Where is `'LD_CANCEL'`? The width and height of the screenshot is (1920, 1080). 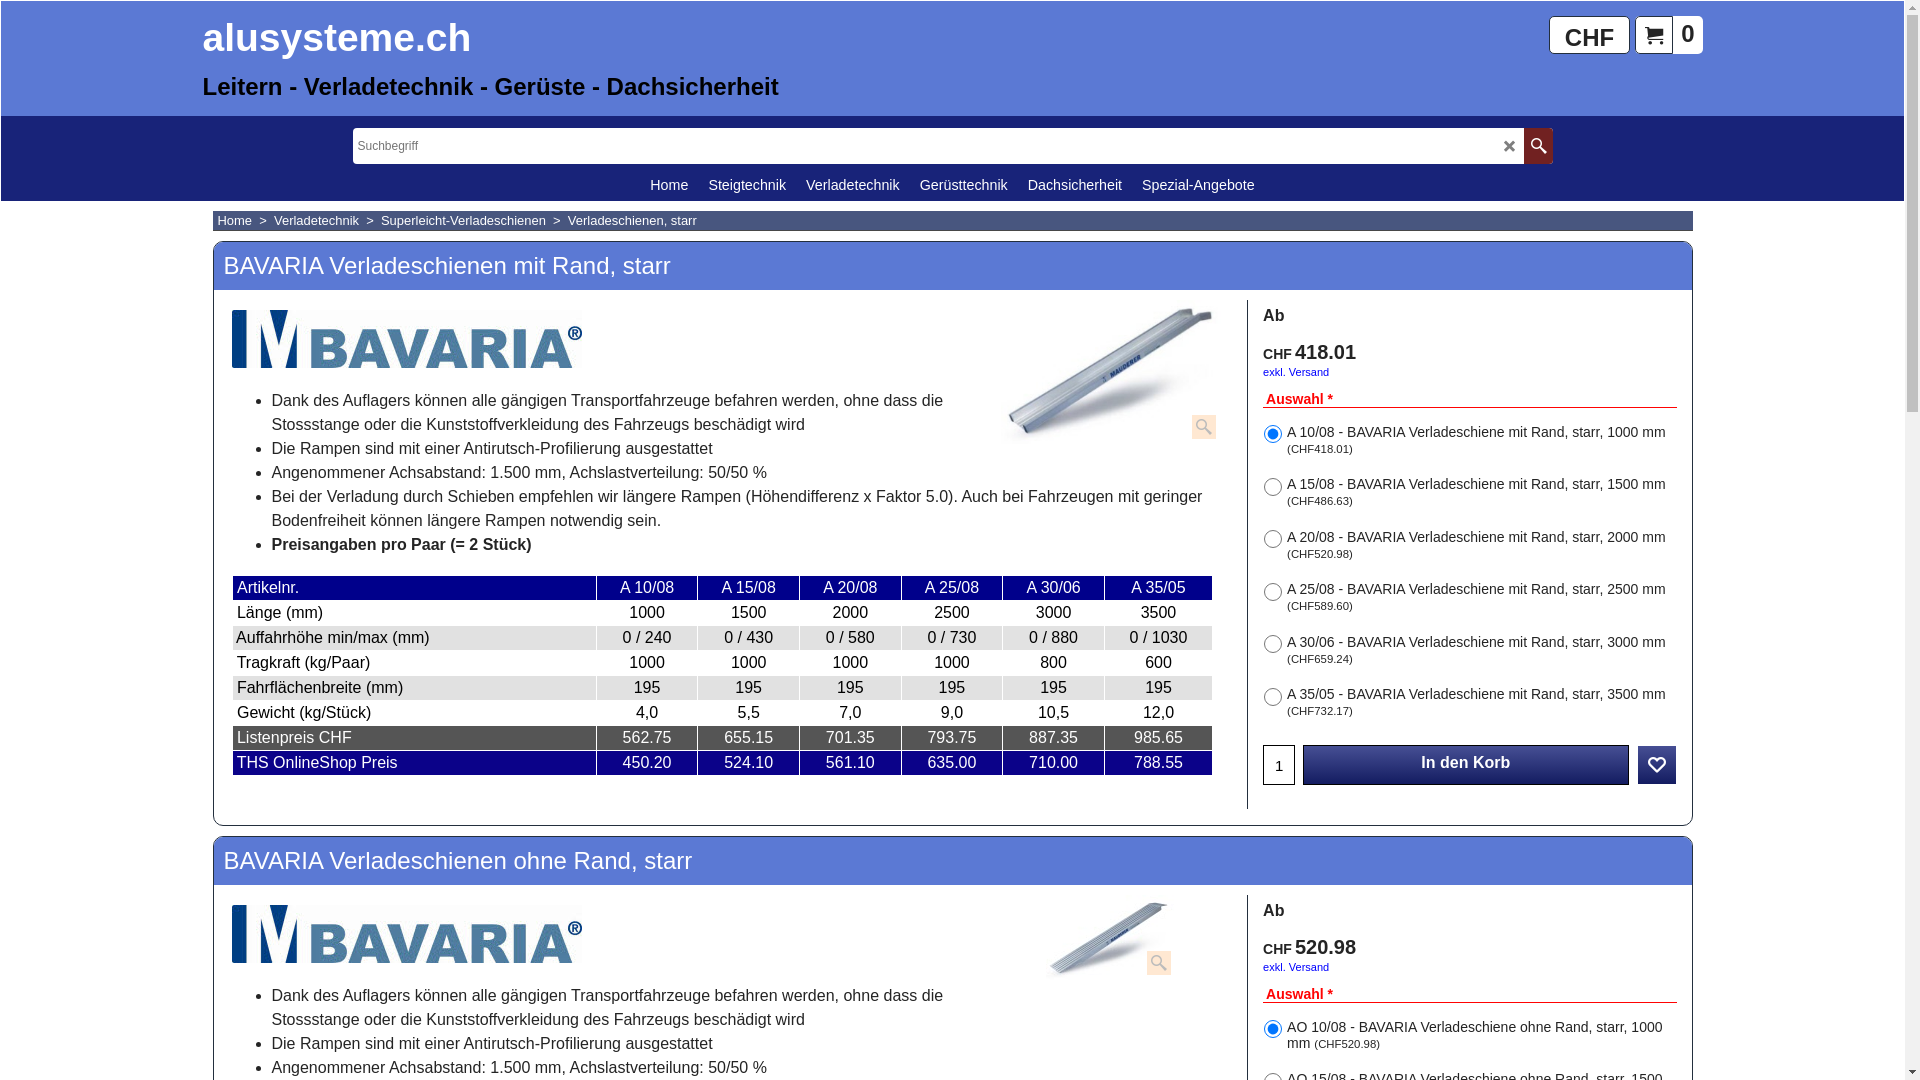 'LD_CANCEL' is located at coordinates (1503, 144).